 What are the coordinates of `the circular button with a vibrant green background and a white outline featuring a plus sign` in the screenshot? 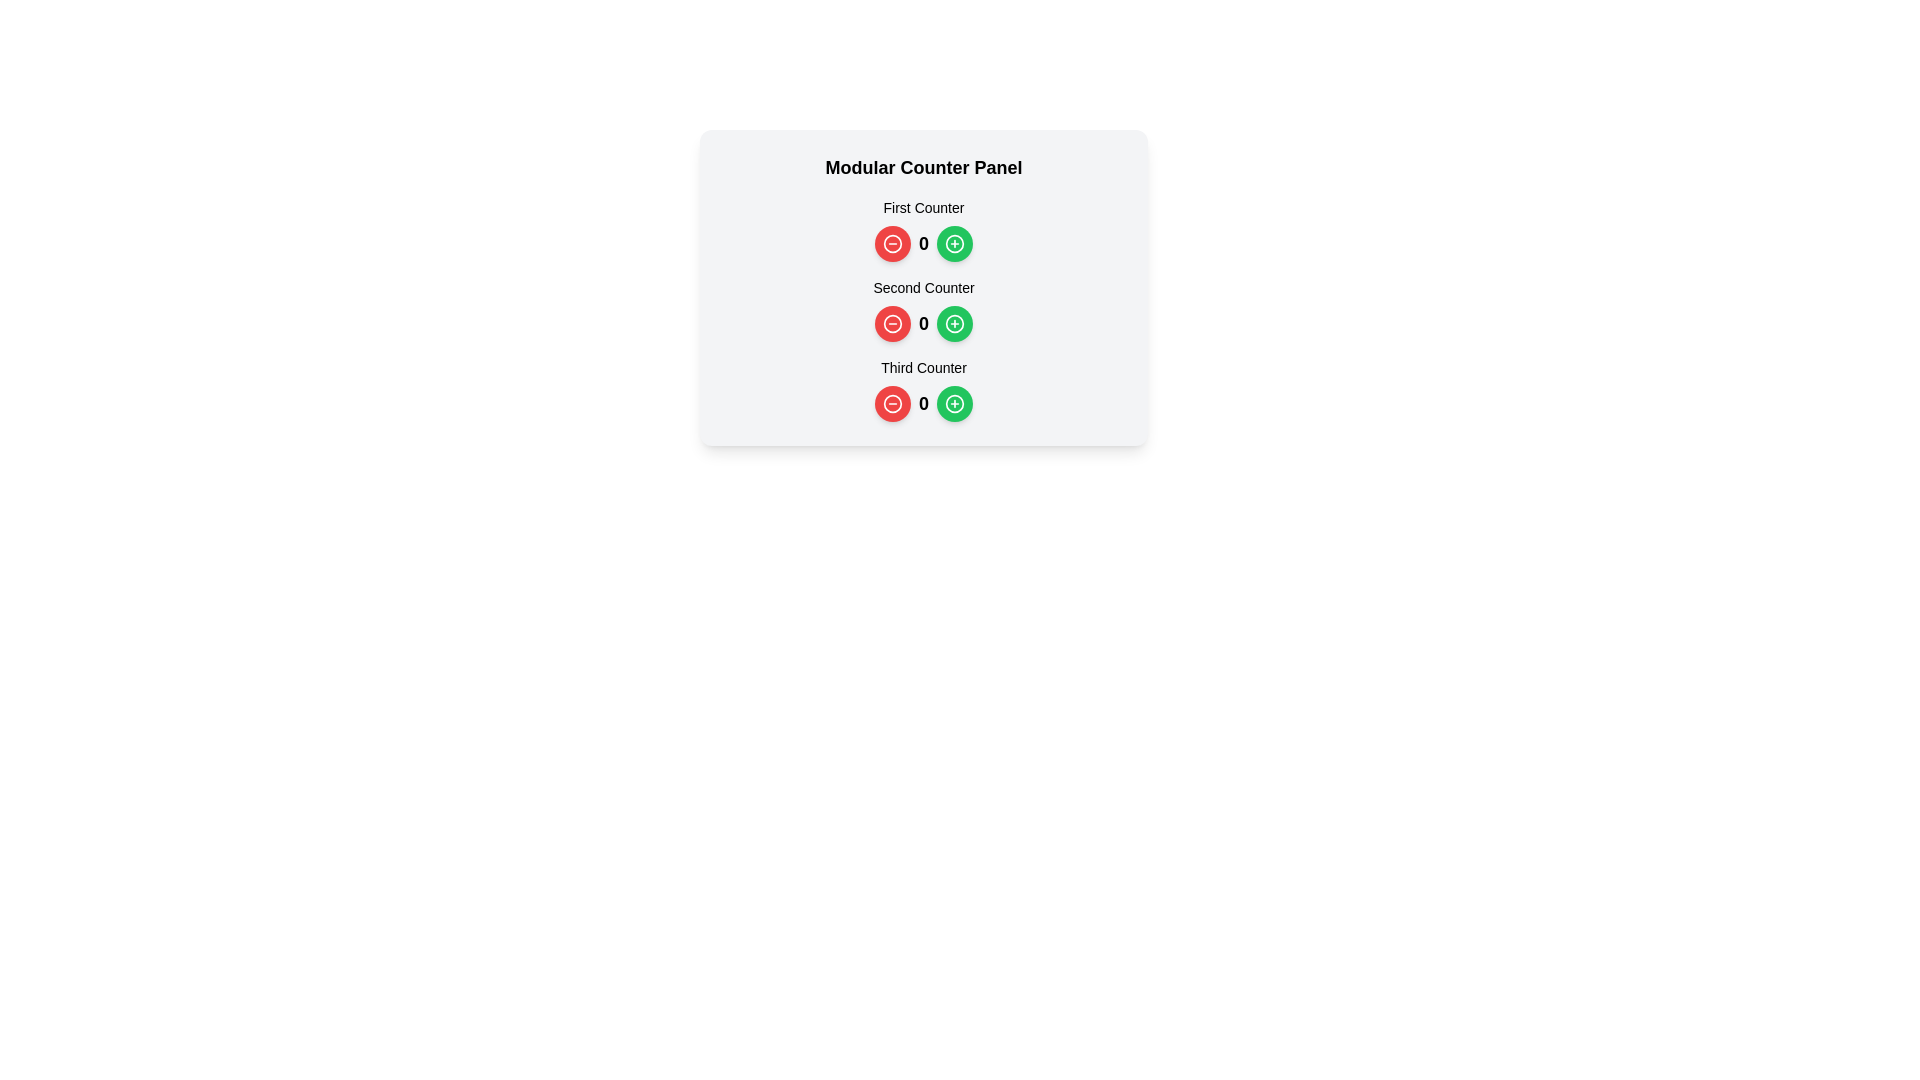 It's located at (954, 323).